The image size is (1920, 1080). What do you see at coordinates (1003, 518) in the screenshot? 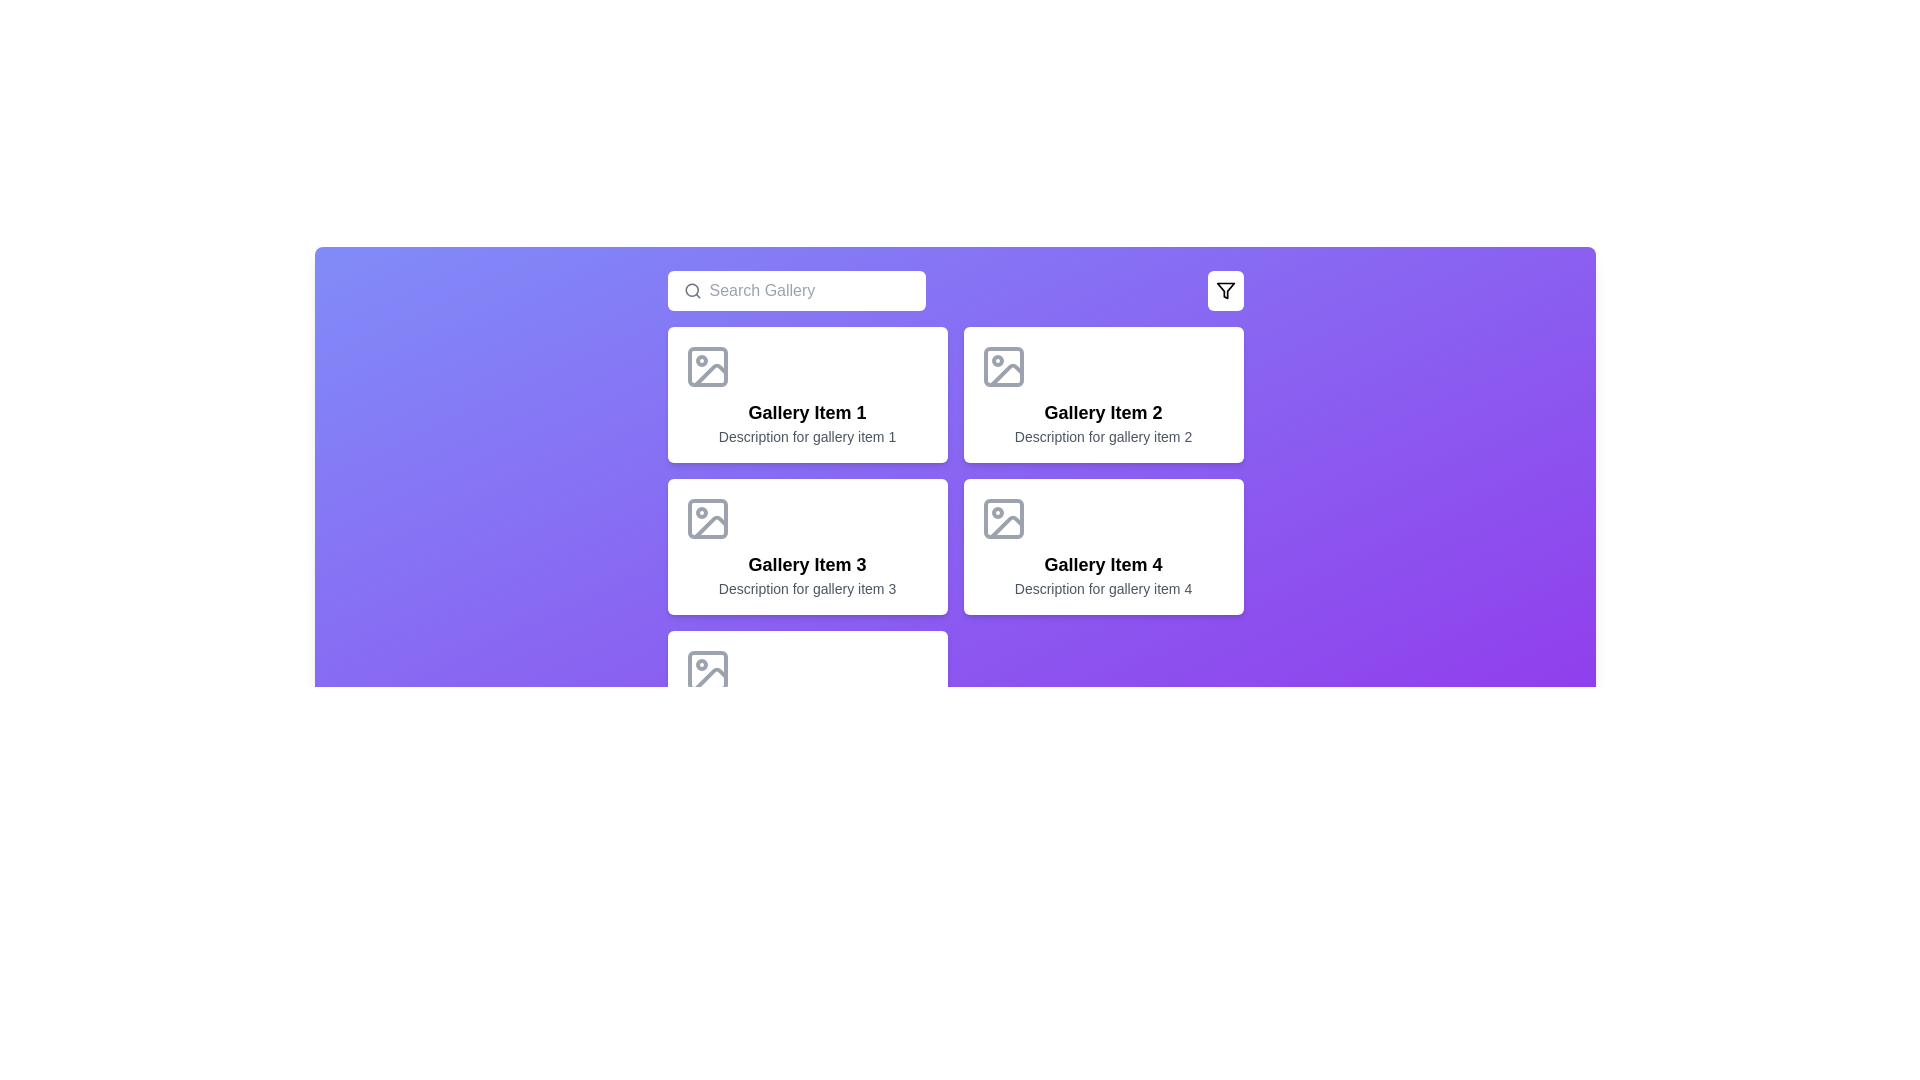
I see `the icon resembling an image symbol, styled in gray with a circular detail, located at the top-left inside the card labeled 'Gallery Item 4'` at bounding box center [1003, 518].